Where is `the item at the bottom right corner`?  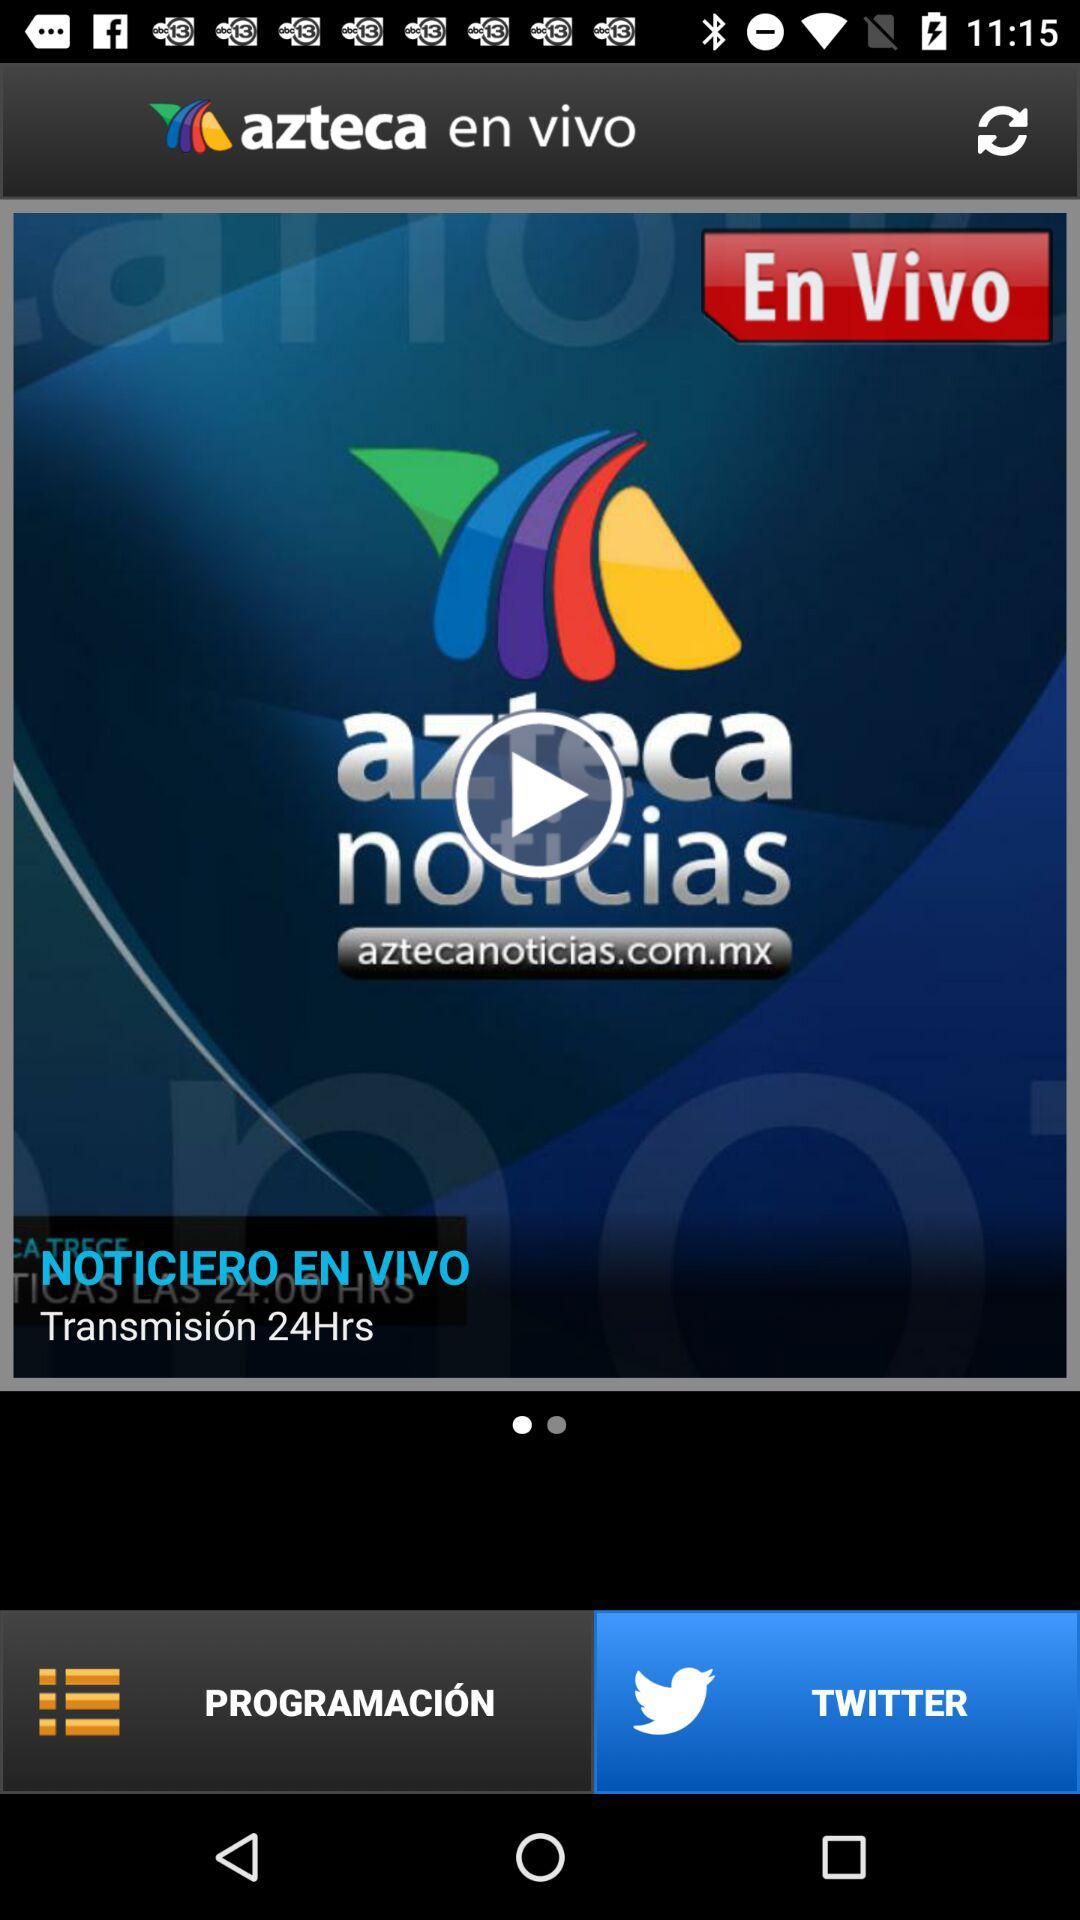
the item at the bottom right corner is located at coordinates (837, 1701).